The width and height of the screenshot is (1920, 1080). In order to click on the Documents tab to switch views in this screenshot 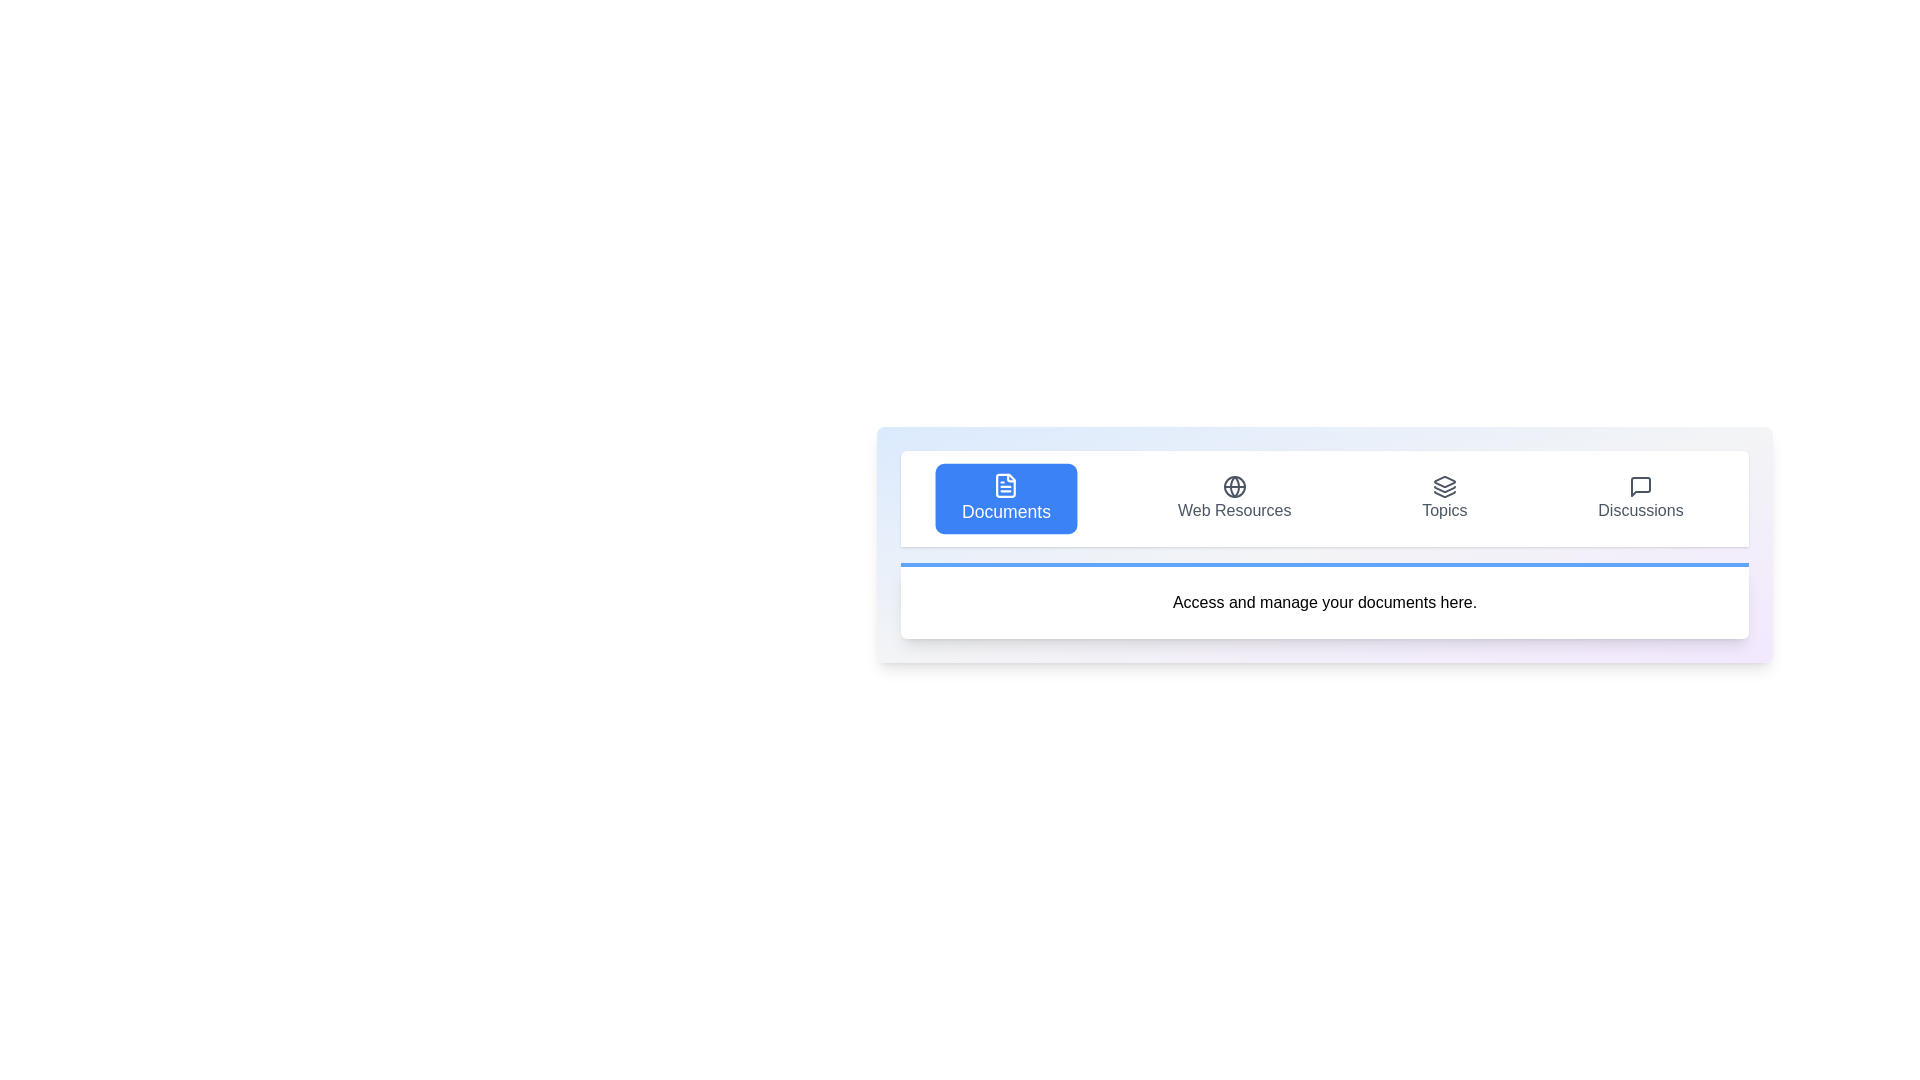, I will do `click(1006, 497)`.